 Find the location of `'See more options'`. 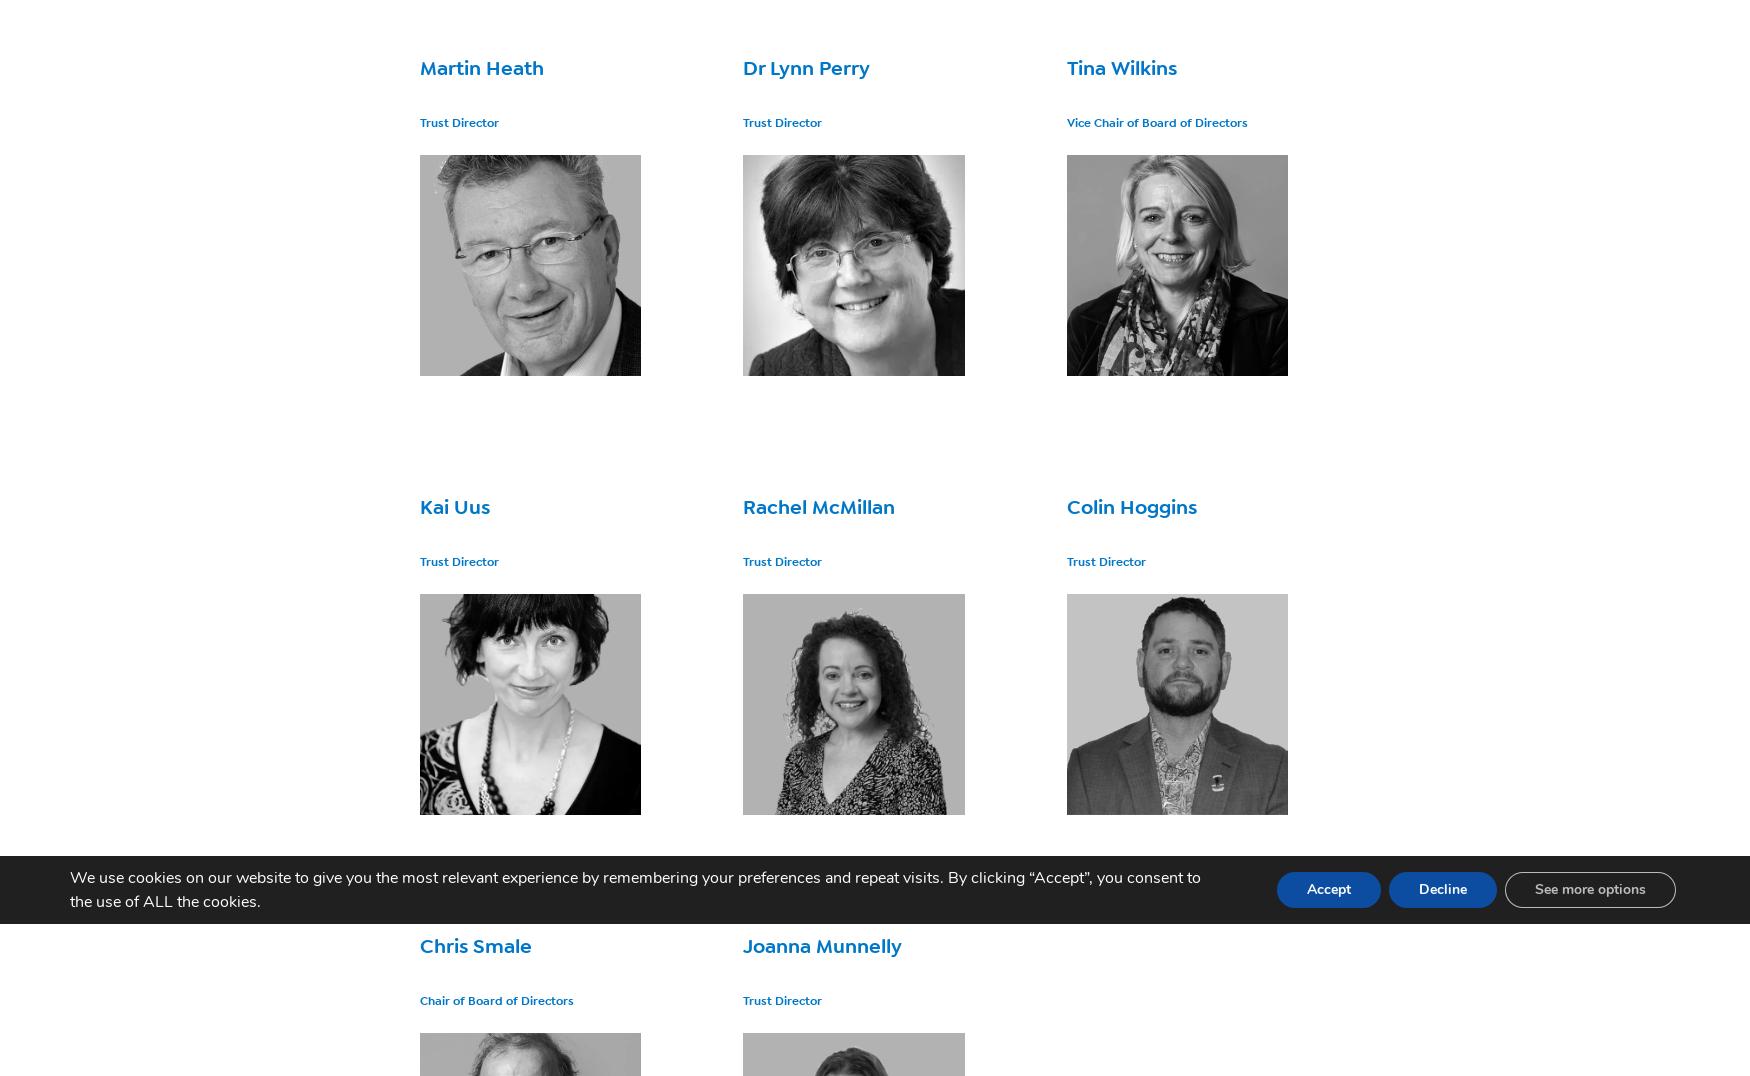

'See more options' is located at coordinates (1590, 889).